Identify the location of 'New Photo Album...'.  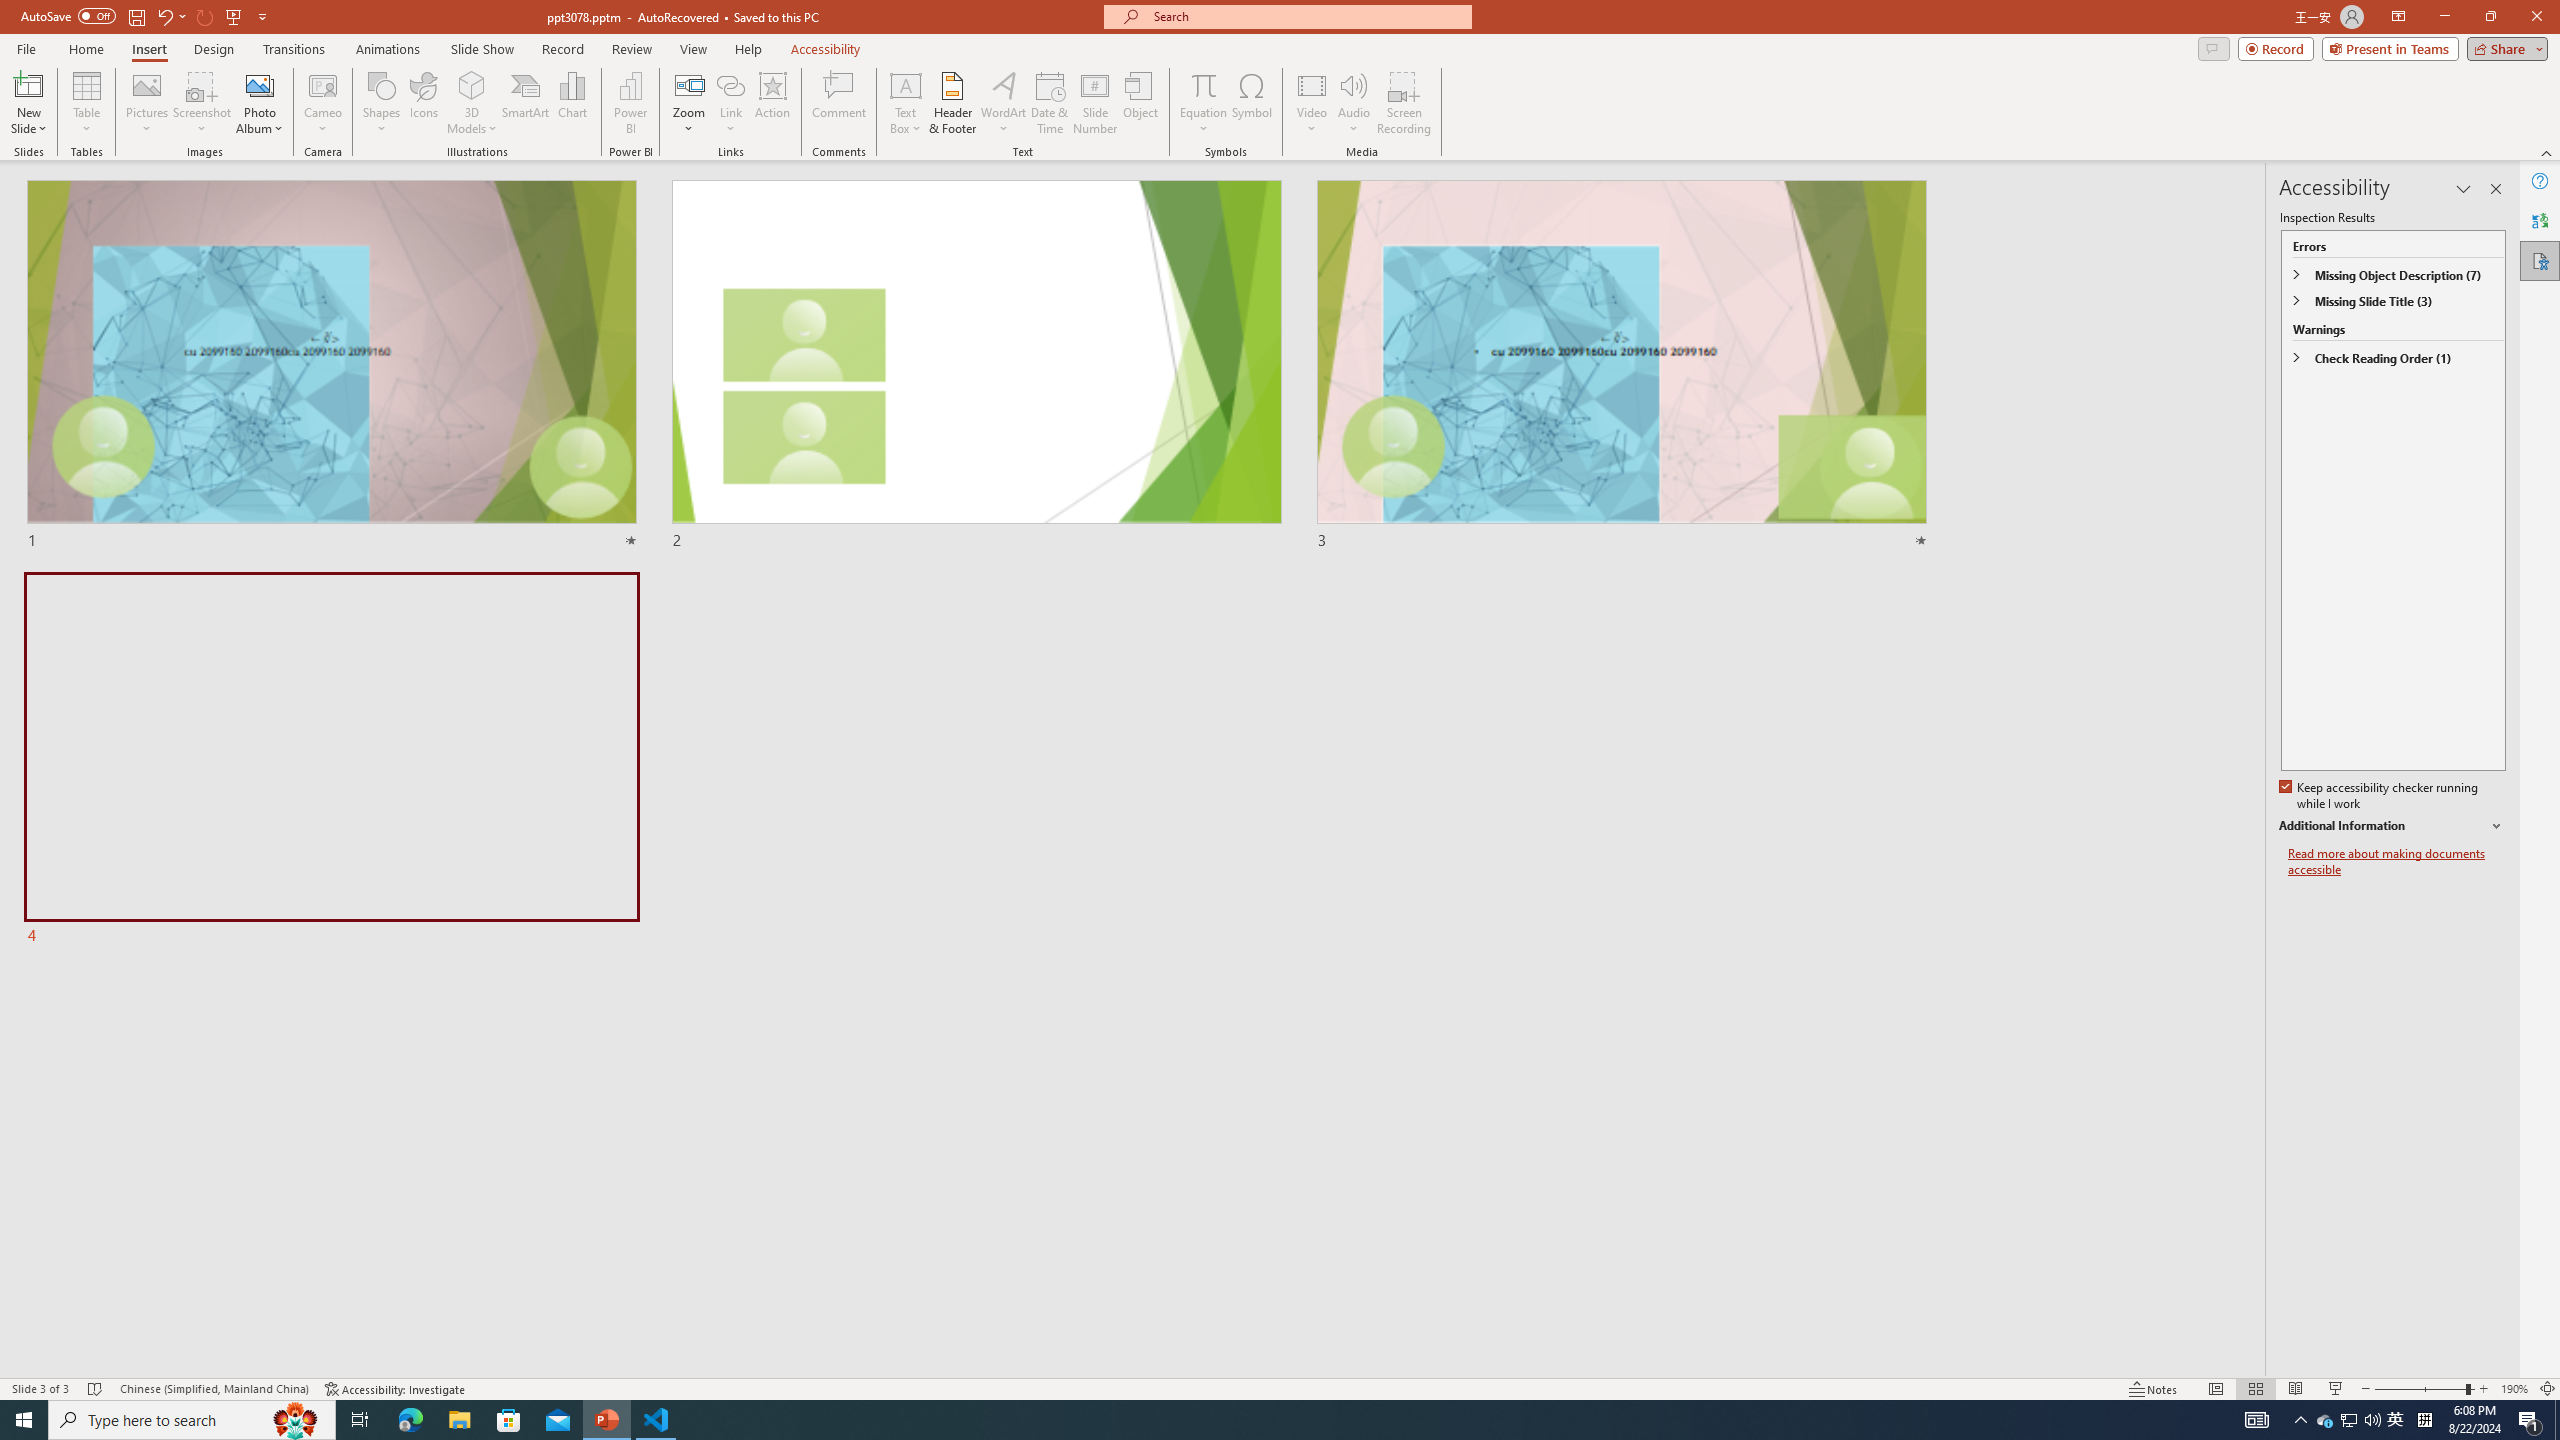
(258, 84).